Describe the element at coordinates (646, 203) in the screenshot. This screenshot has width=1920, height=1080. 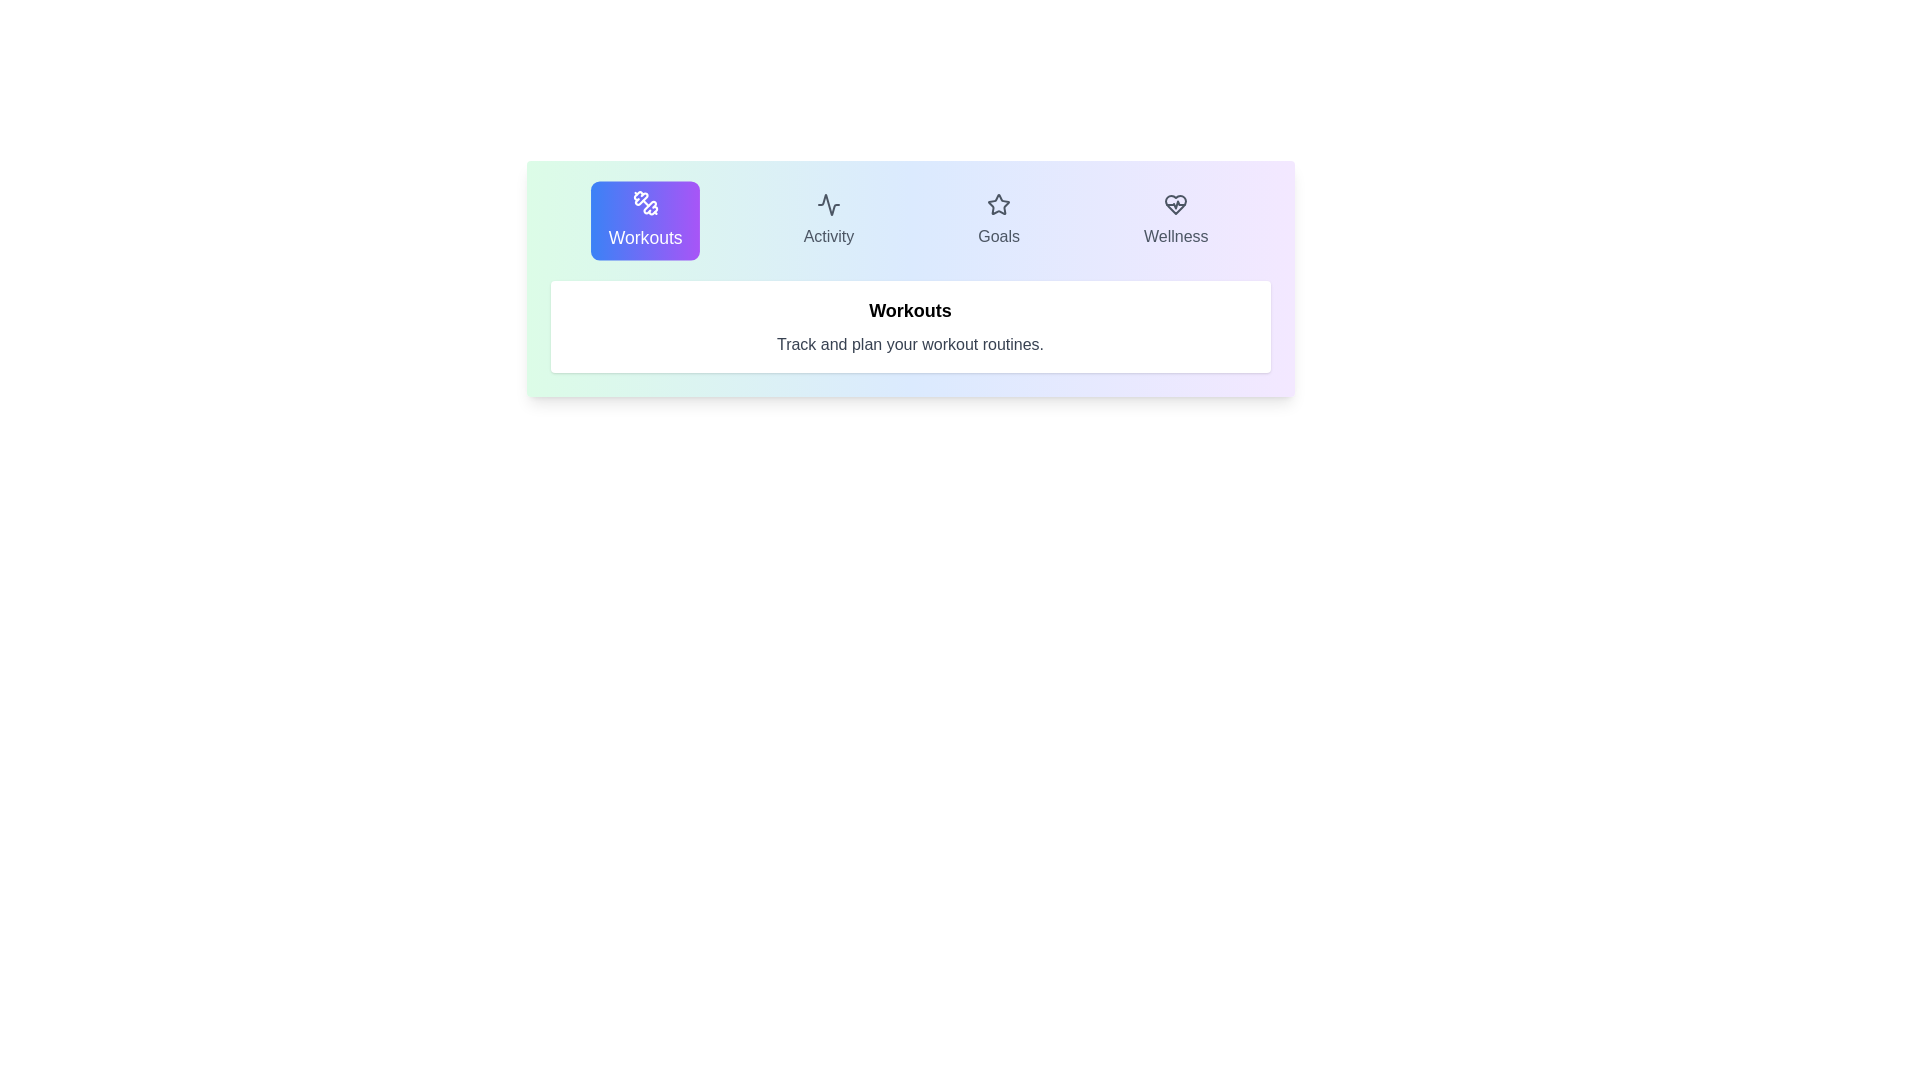
I see `the Decorative icon representing 'Workouts' in the navigational block` at that location.